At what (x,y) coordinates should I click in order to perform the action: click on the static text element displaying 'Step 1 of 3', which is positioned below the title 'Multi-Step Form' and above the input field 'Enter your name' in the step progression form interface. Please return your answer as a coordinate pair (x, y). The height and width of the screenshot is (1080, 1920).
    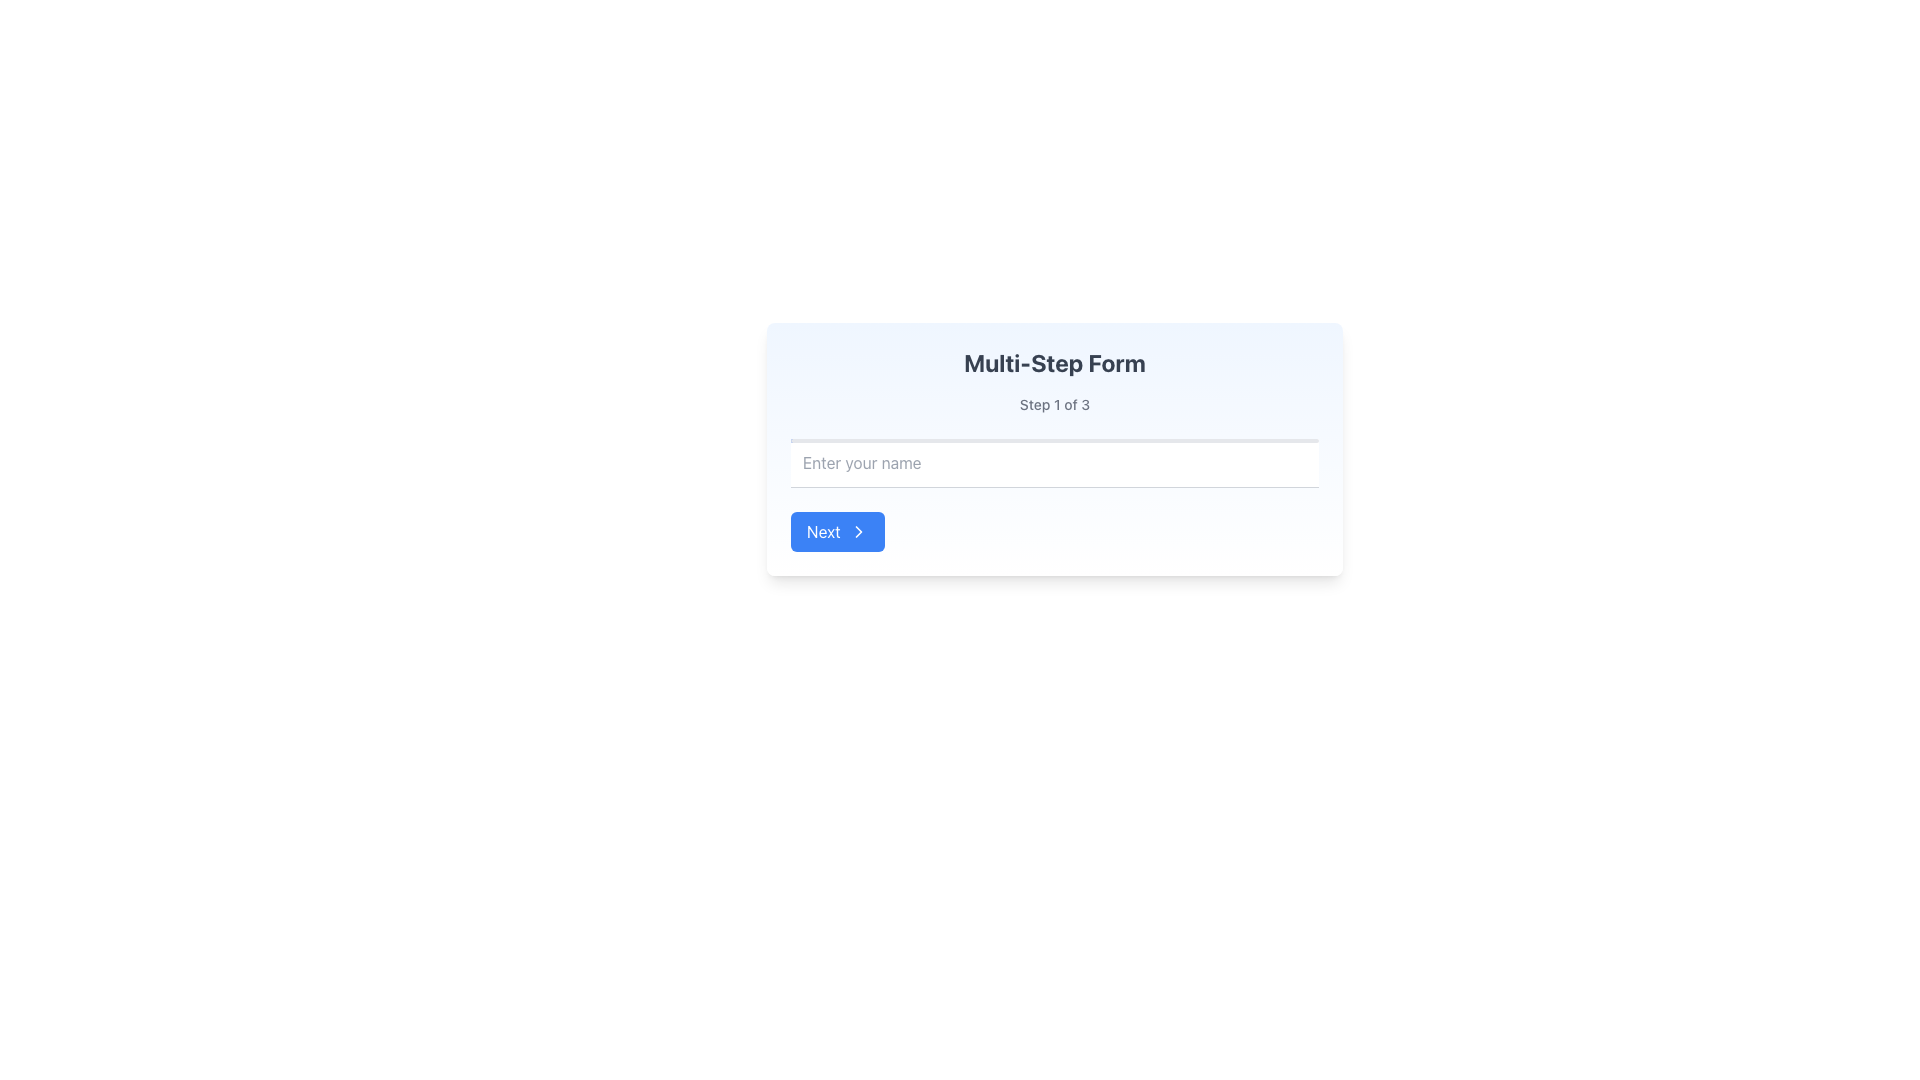
    Looking at the image, I should click on (1054, 405).